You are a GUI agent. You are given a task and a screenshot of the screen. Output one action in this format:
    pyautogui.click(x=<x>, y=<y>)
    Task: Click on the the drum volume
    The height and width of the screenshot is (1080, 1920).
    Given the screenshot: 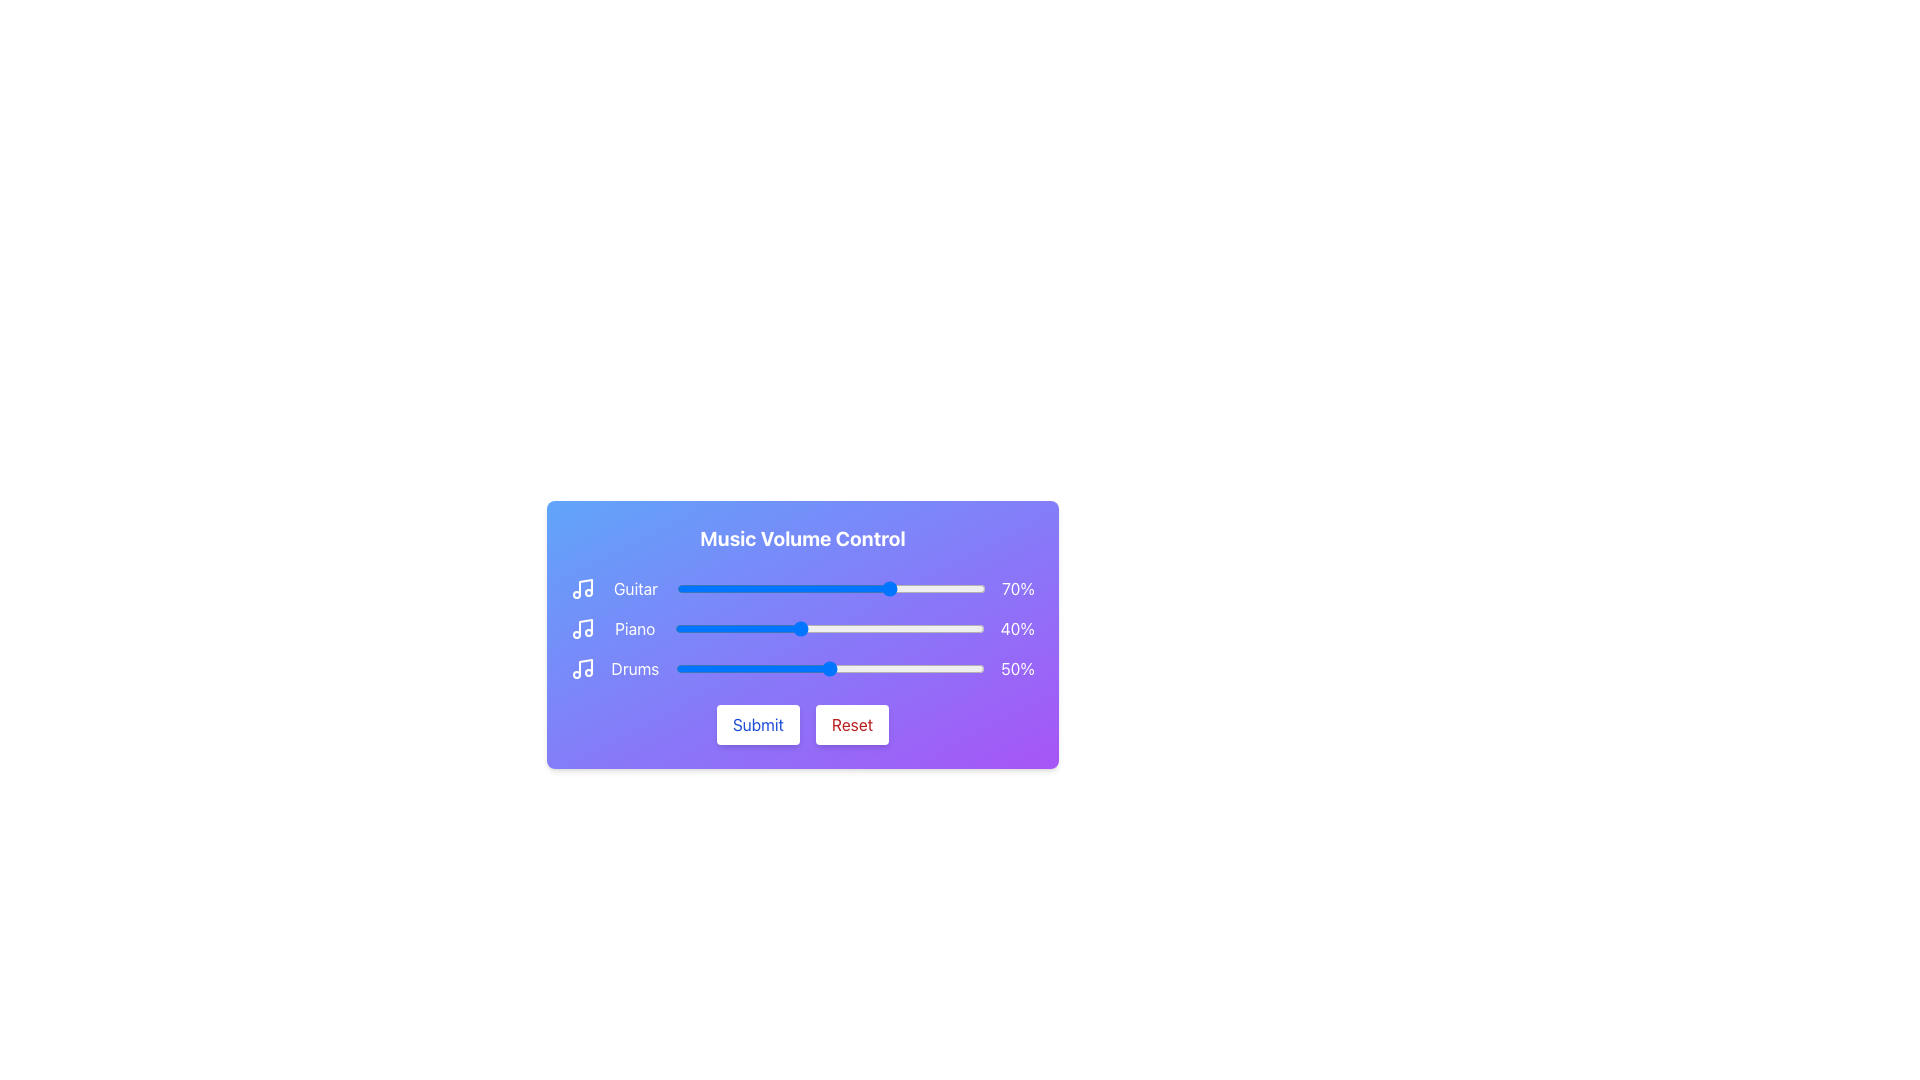 What is the action you would take?
    pyautogui.click(x=745, y=668)
    